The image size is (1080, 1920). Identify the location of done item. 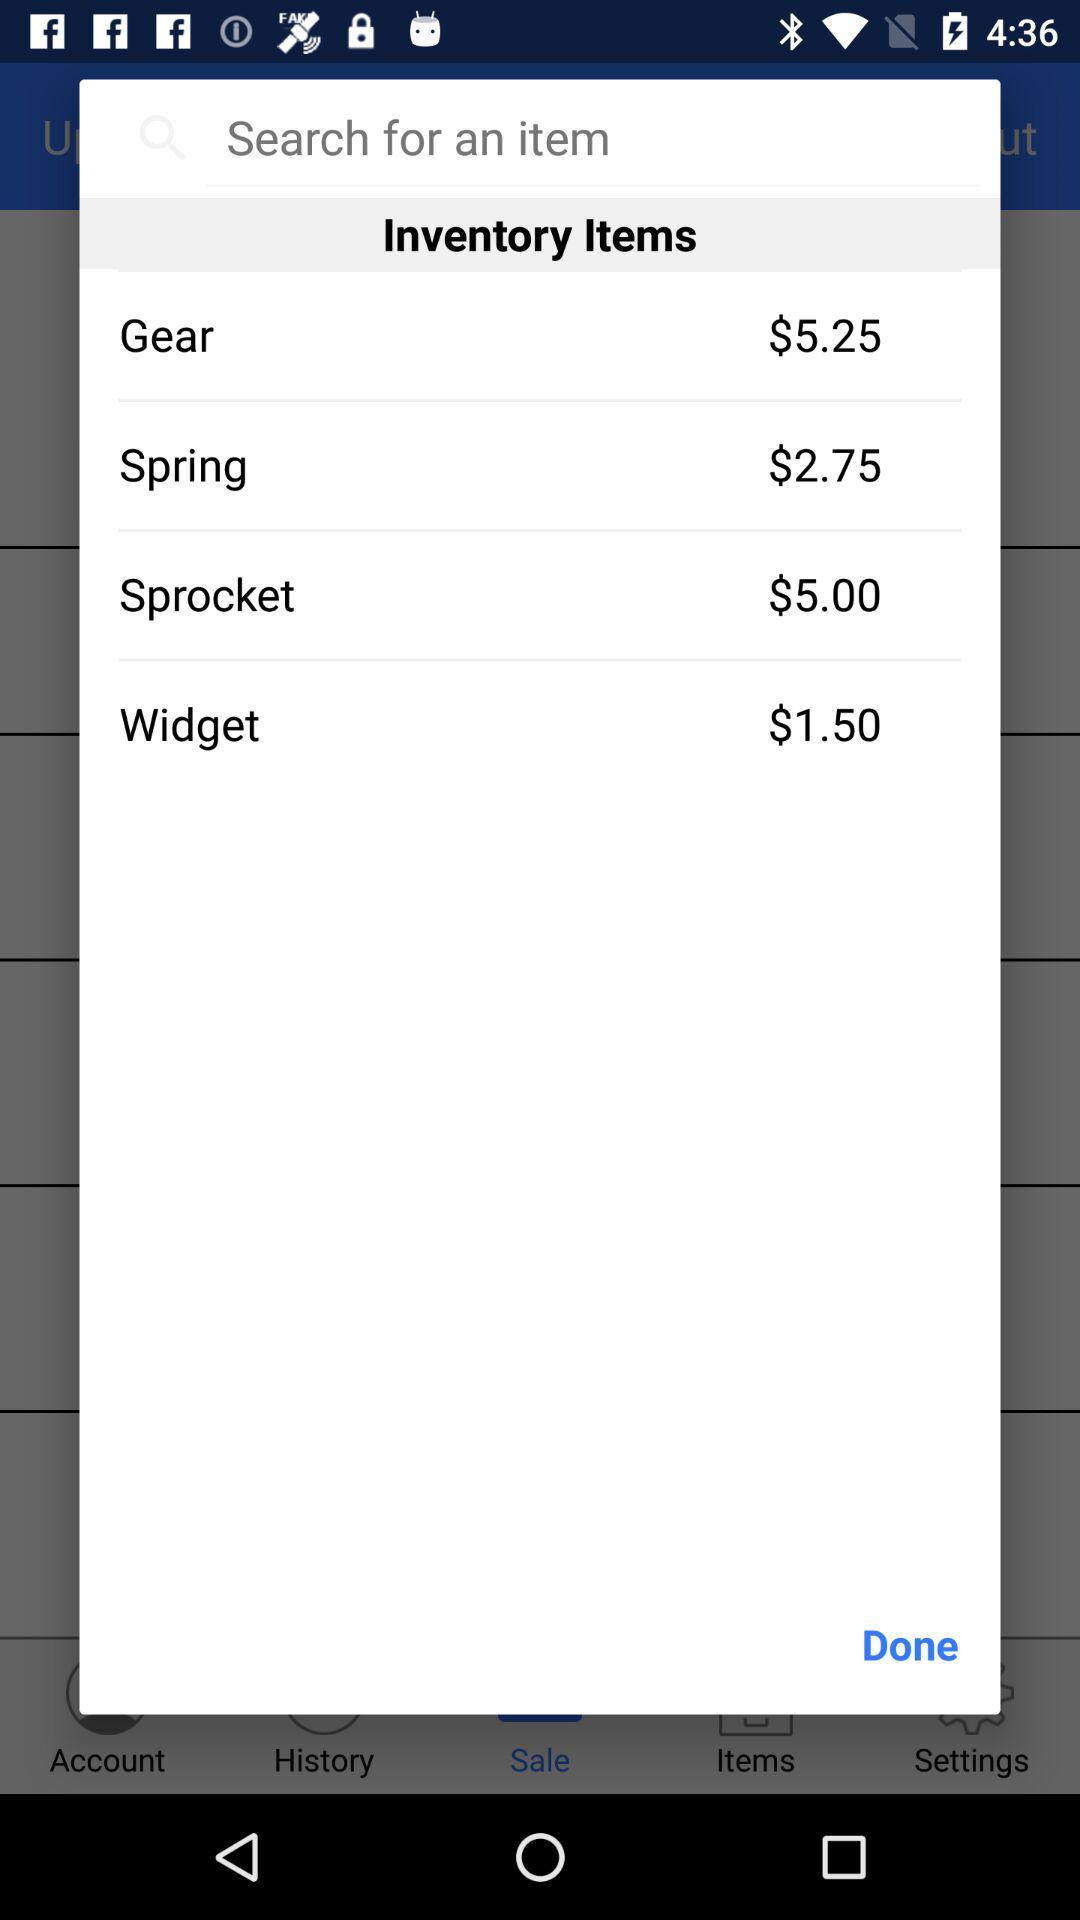
(910, 1644).